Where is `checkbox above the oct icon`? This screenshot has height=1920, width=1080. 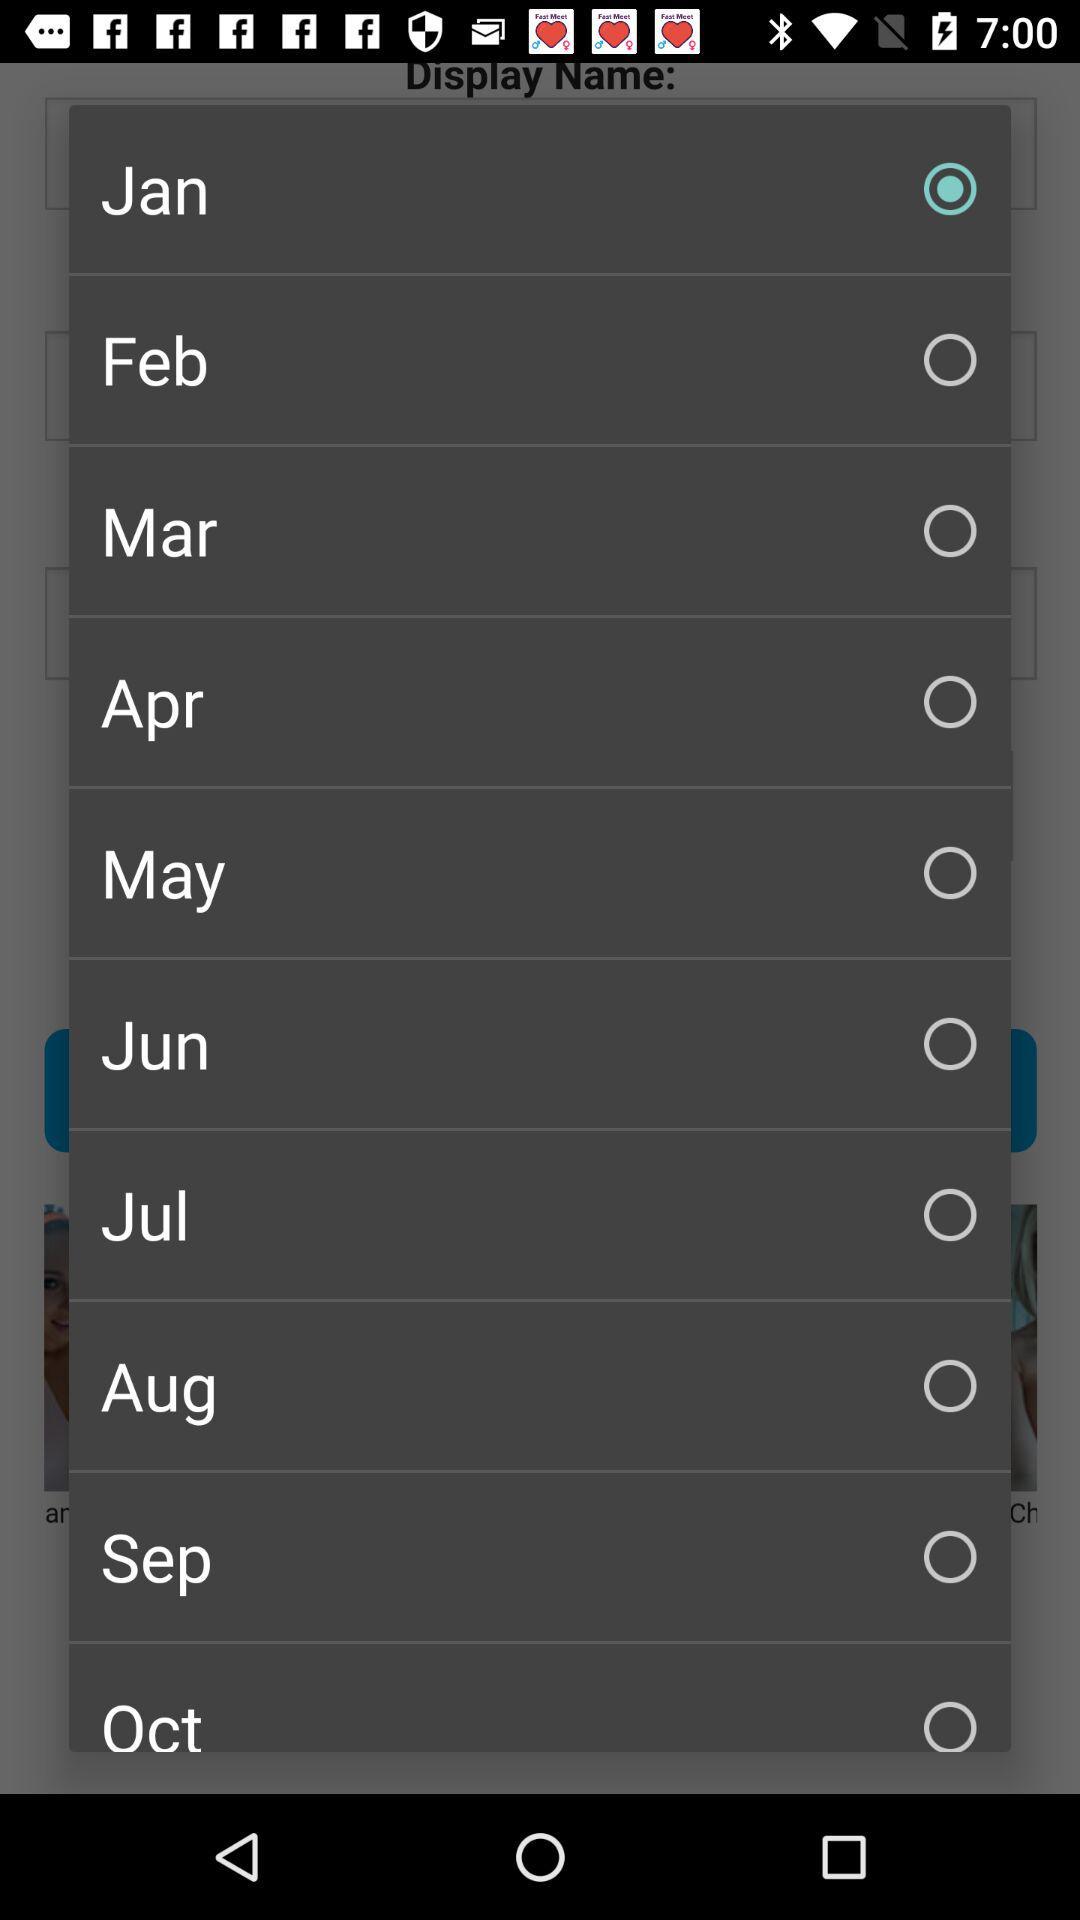 checkbox above the oct icon is located at coordinates (540, 1555).